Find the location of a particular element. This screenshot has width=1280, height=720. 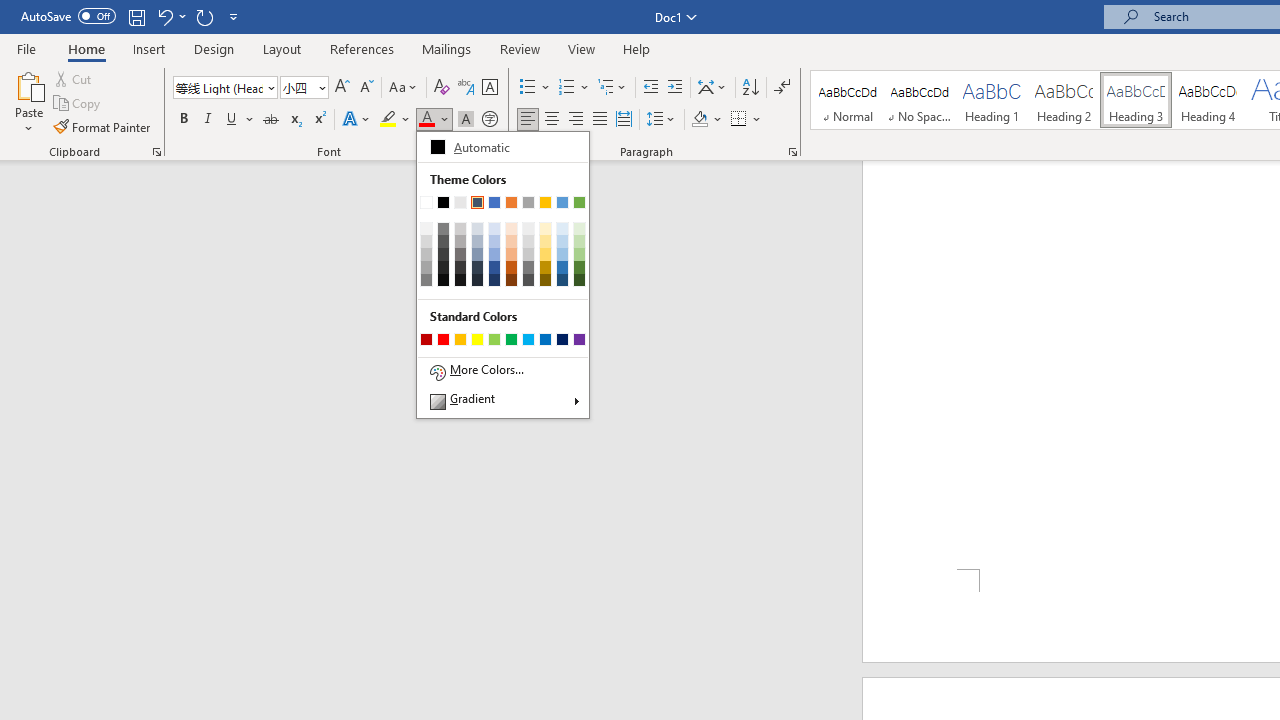

'Enclose Characters...' is located at coordinates (489, 119).